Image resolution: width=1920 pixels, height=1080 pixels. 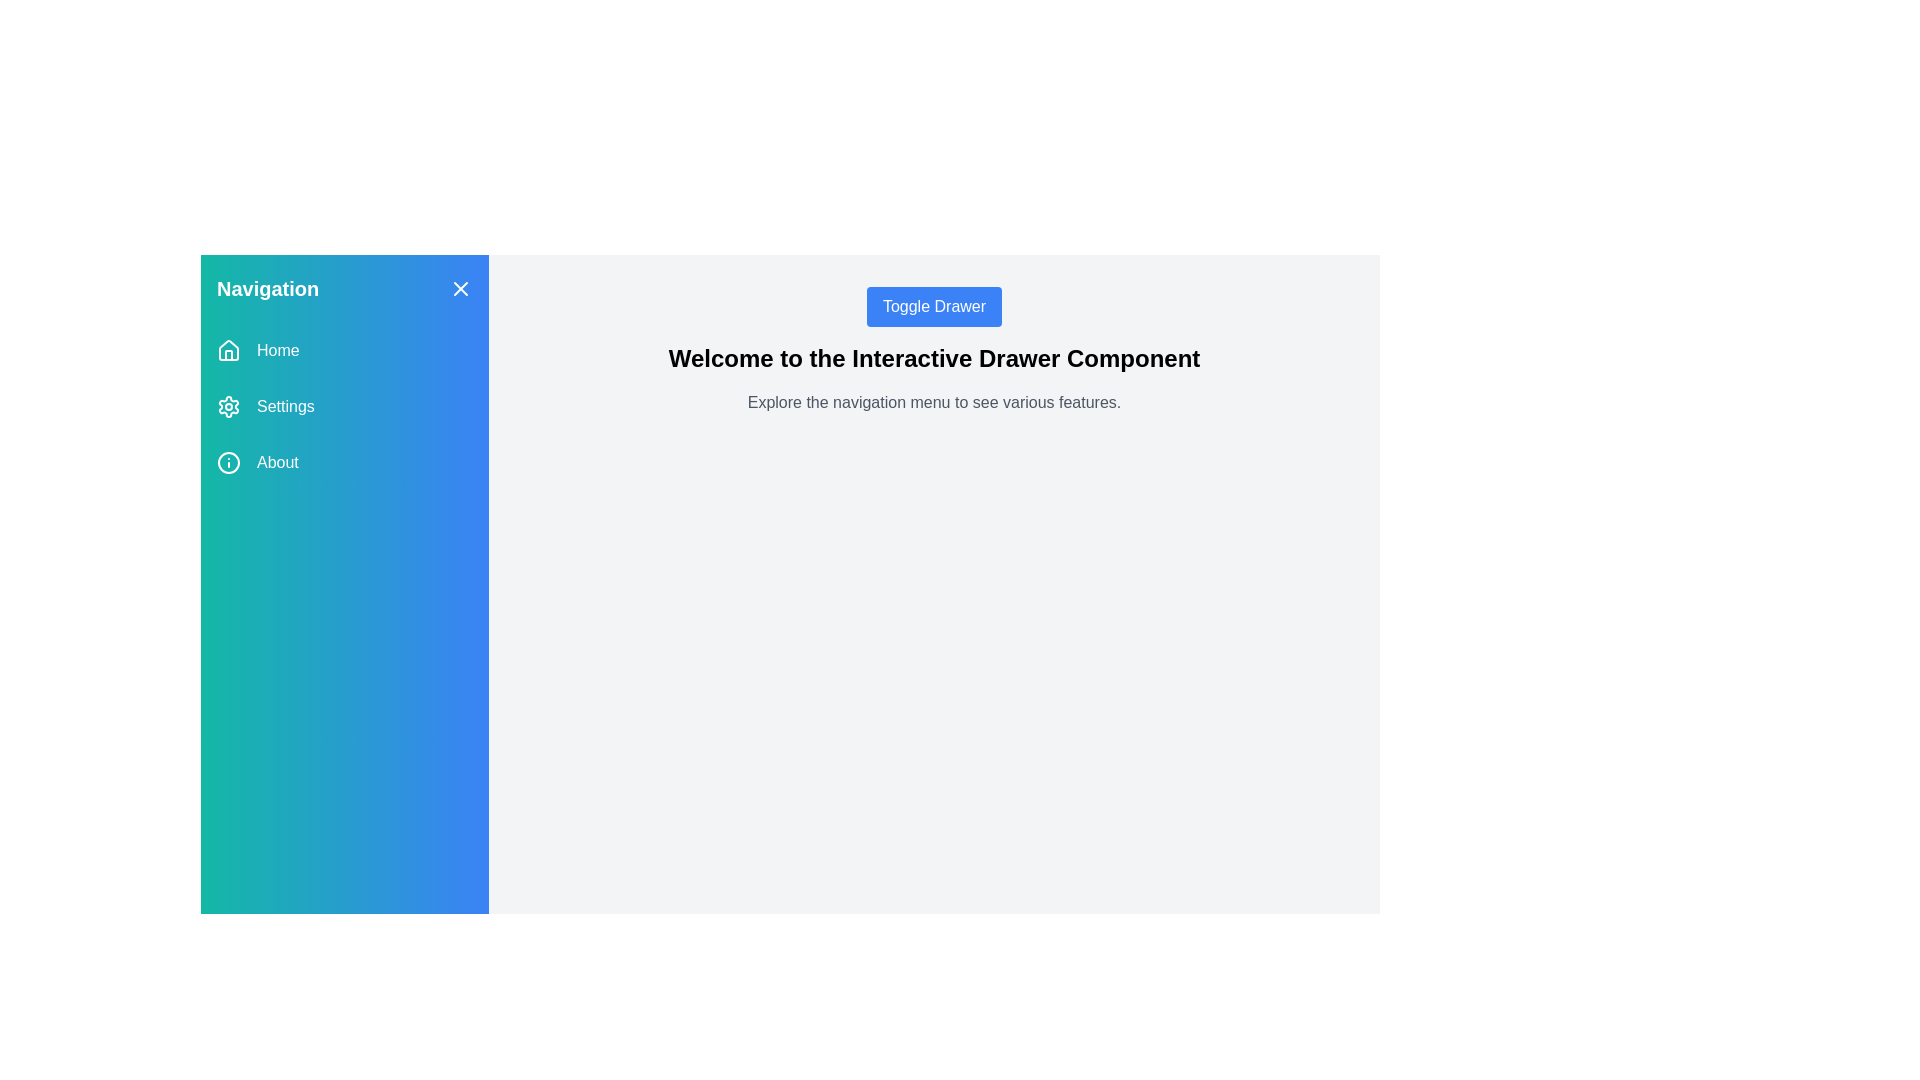 What do you see at coordinates (345, 462) in the screenshot?
I see `the navigation item About to navigate to the corresponding section` at bounding box center [345, 462].